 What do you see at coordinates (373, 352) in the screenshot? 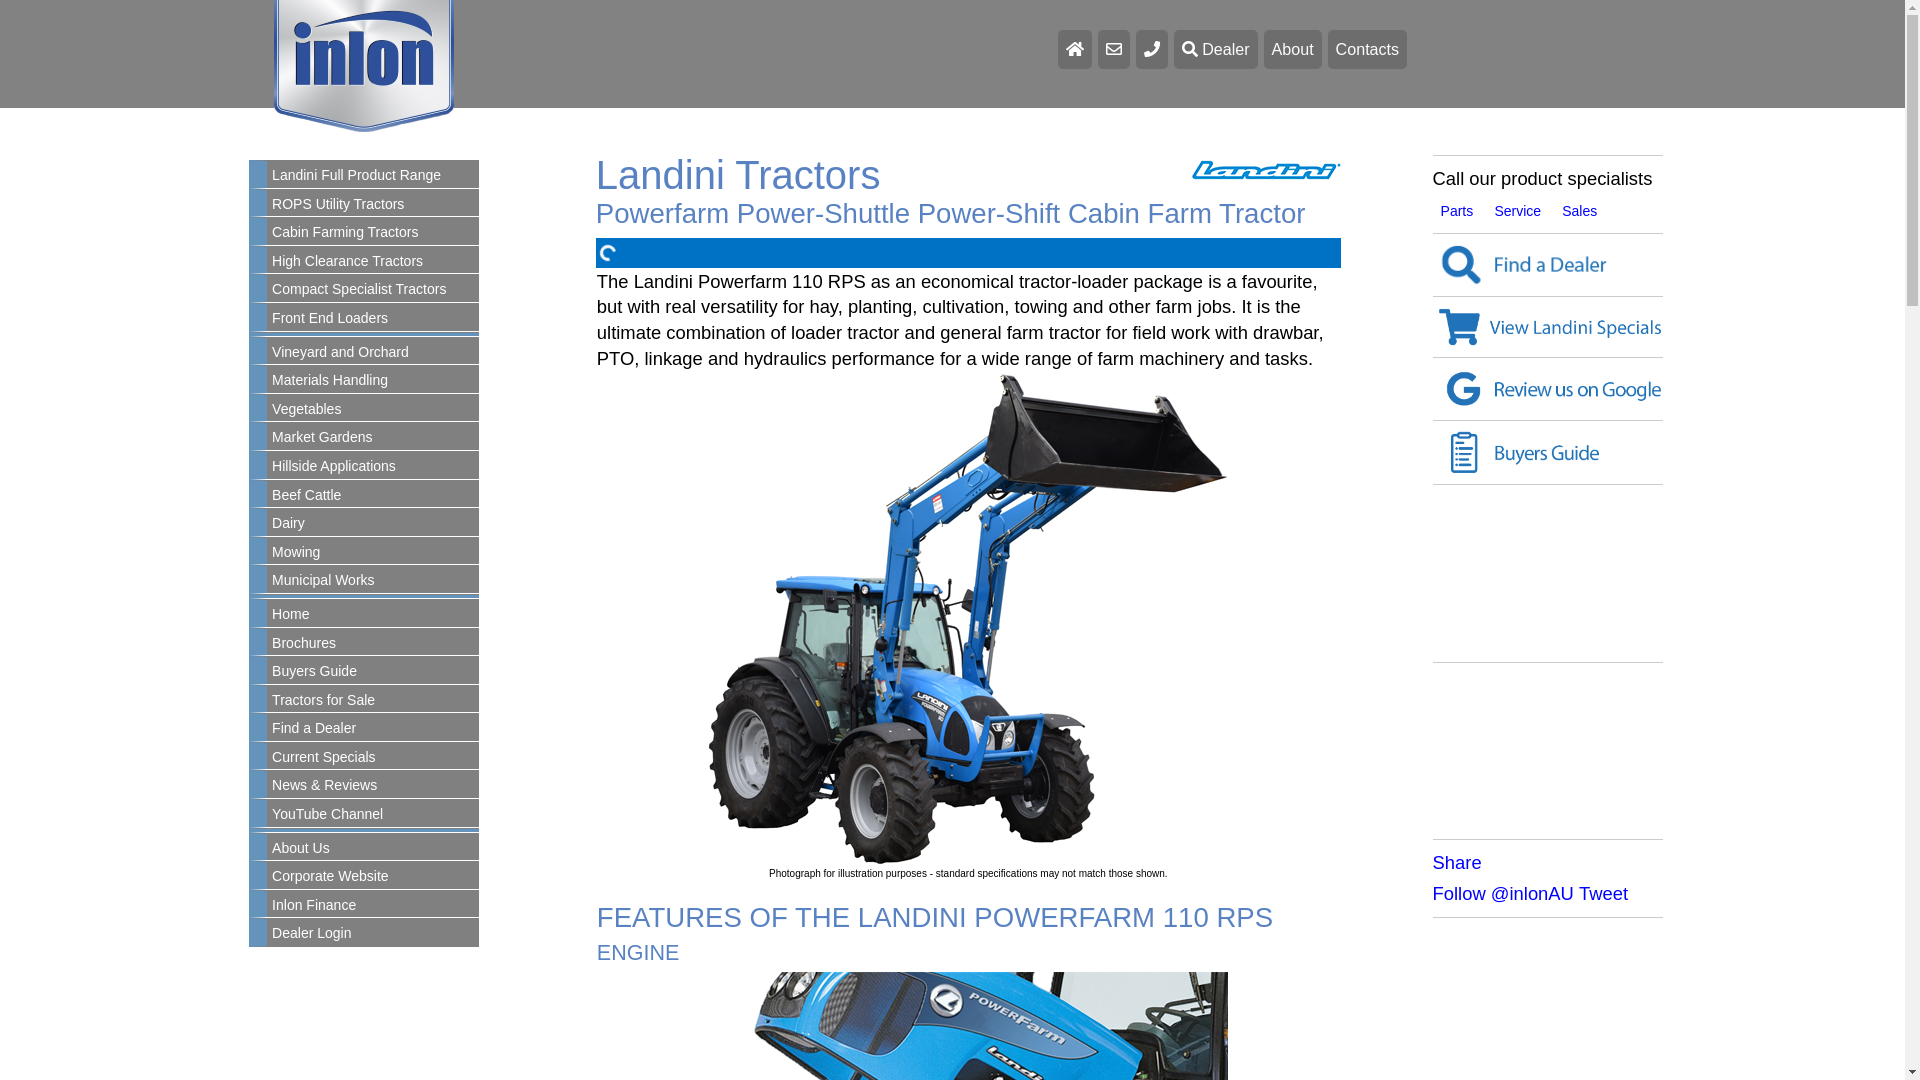
I see `'Vineyard and Orchard'` at bounding box center [373, 352].